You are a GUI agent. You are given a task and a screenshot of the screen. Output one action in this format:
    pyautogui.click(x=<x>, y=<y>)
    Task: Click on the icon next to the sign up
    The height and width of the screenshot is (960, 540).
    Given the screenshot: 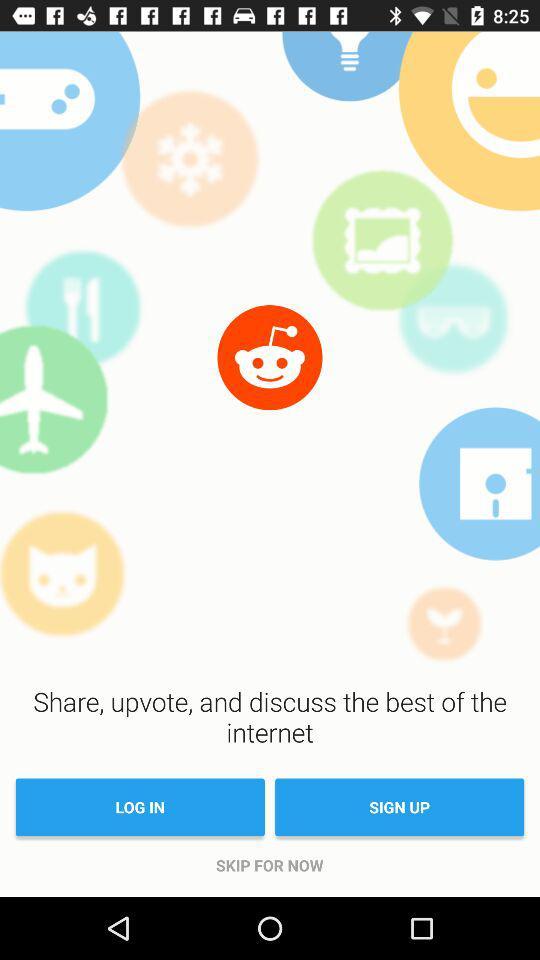 What is the action you would take?
    pyautogui.click(x=139, y=807)
    